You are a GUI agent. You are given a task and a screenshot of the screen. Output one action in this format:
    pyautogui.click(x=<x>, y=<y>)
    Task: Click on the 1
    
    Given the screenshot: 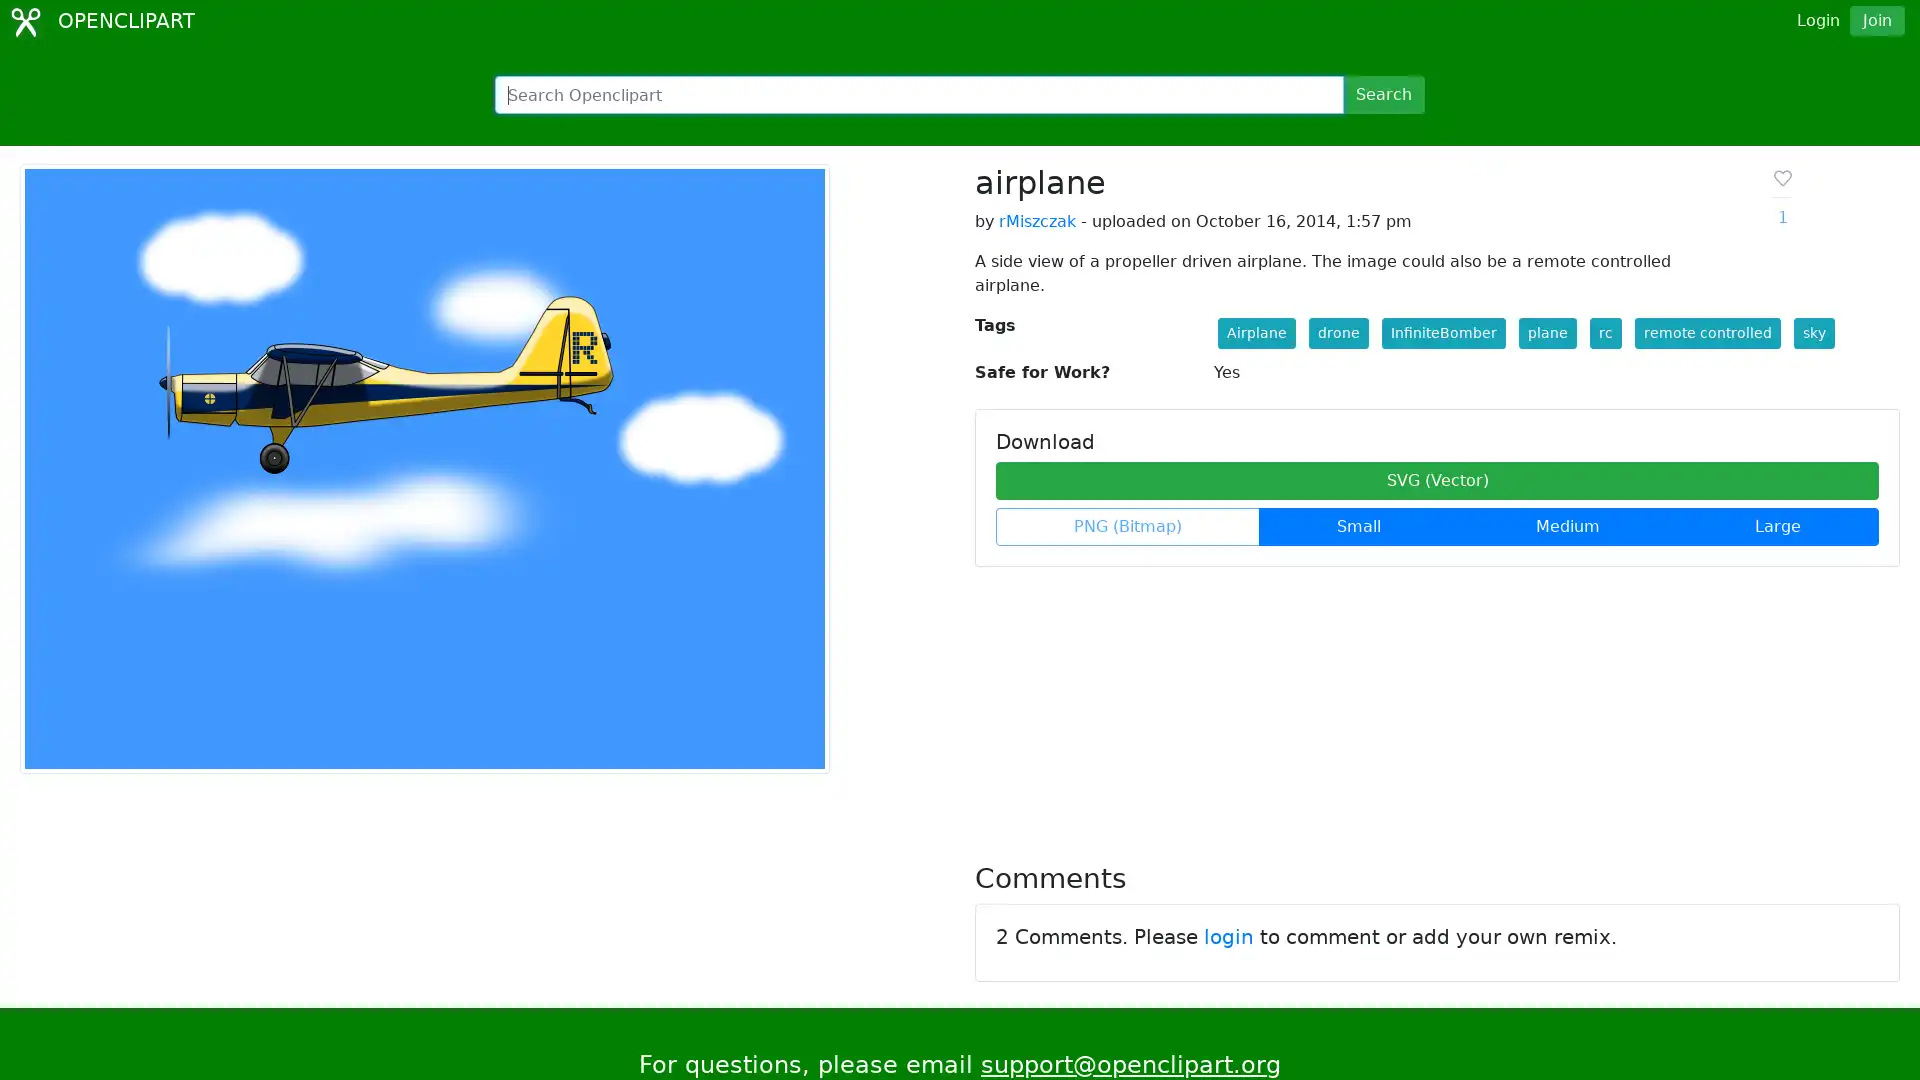 What is the action you would take?
    pyautogui.click(x=1781, y=197)
    